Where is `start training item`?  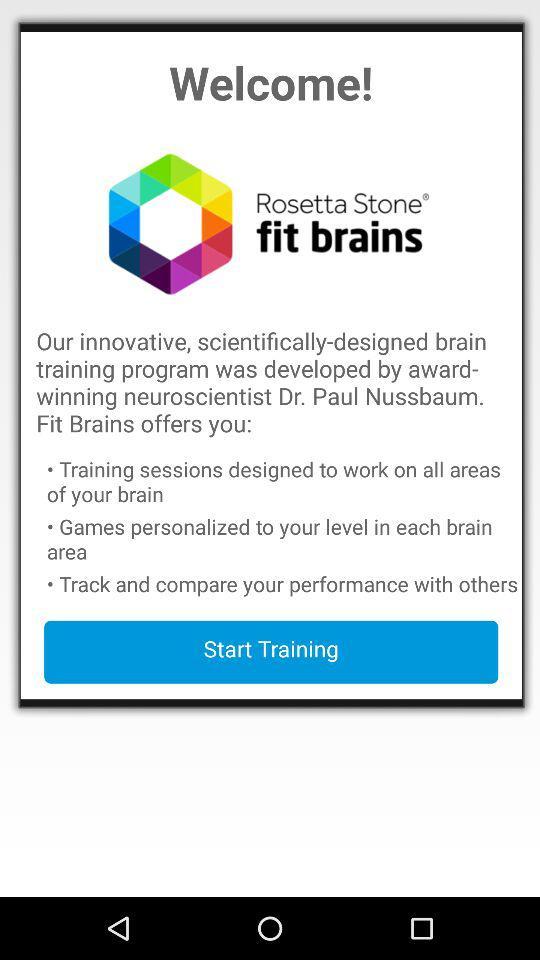 start training item is located at coordinates (270, 651).